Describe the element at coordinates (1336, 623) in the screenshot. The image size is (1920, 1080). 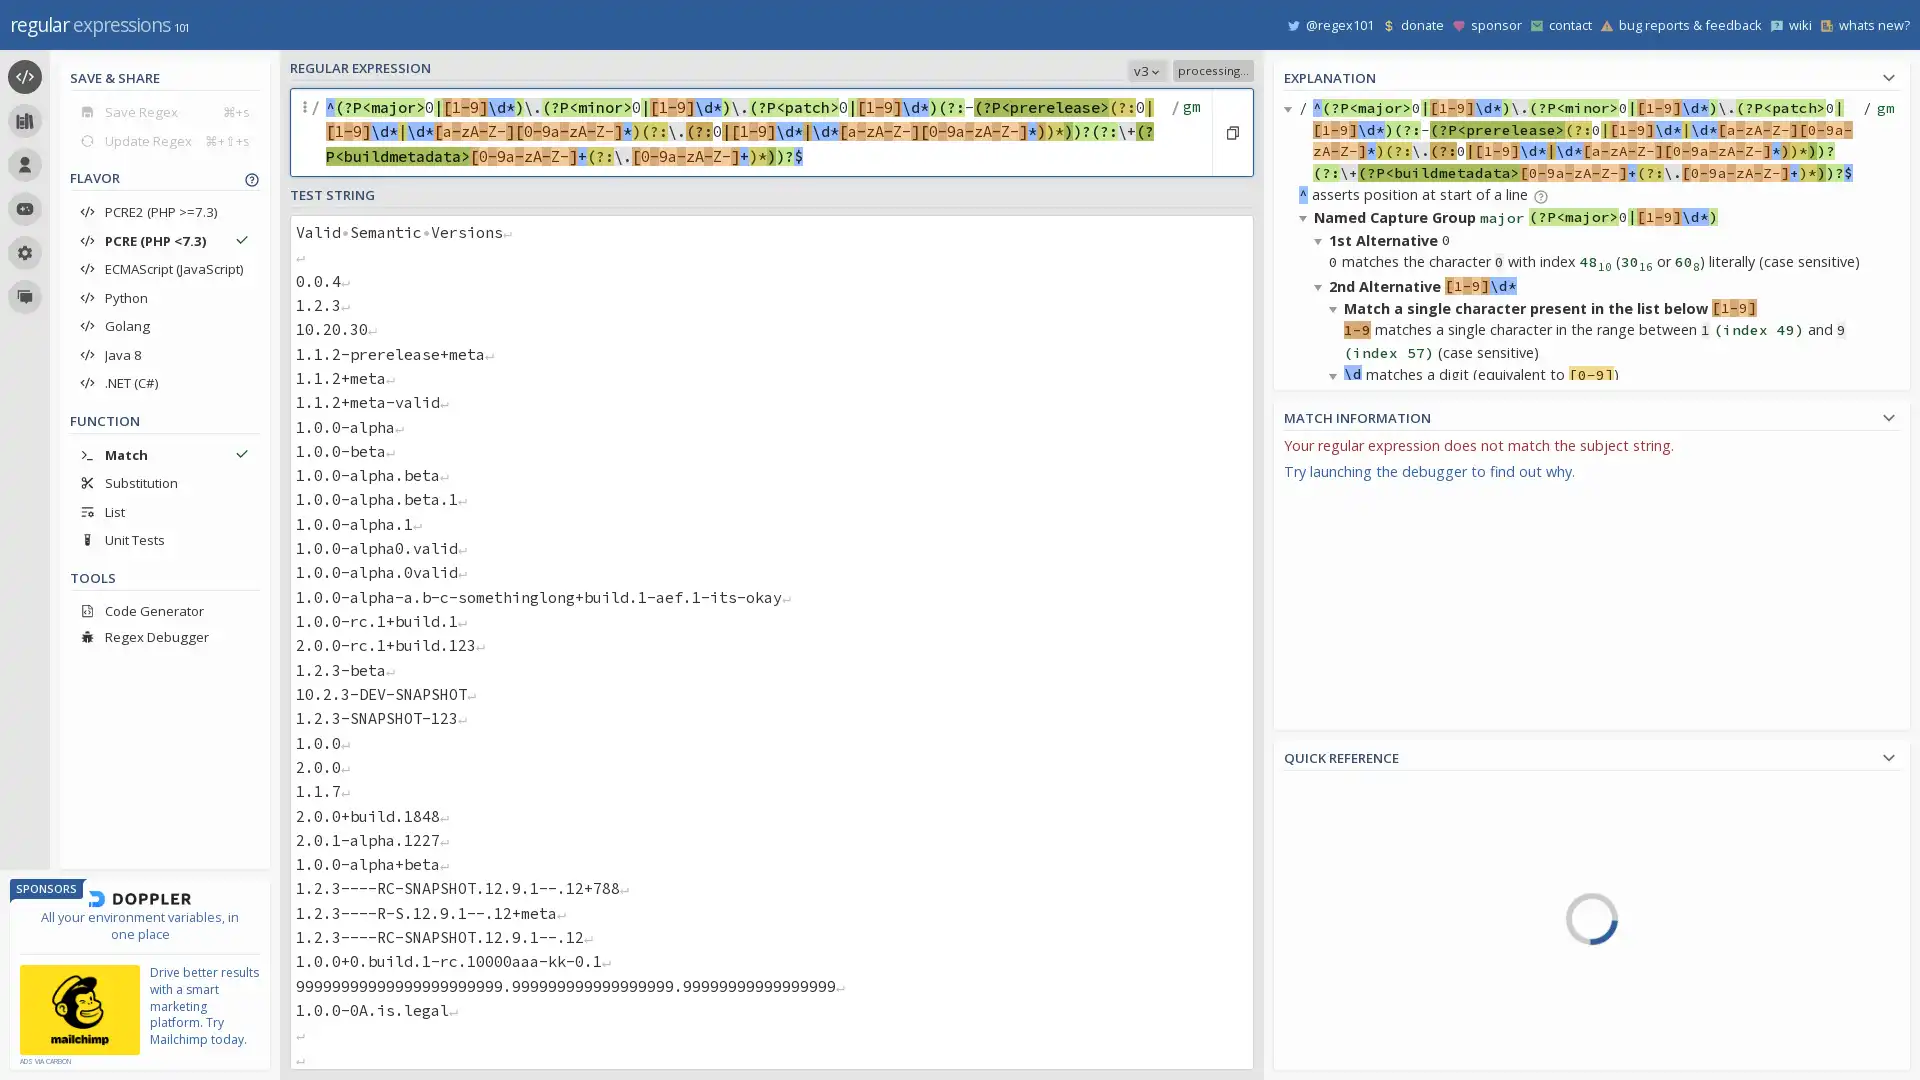
I see `Collapse Subtree` at that location.